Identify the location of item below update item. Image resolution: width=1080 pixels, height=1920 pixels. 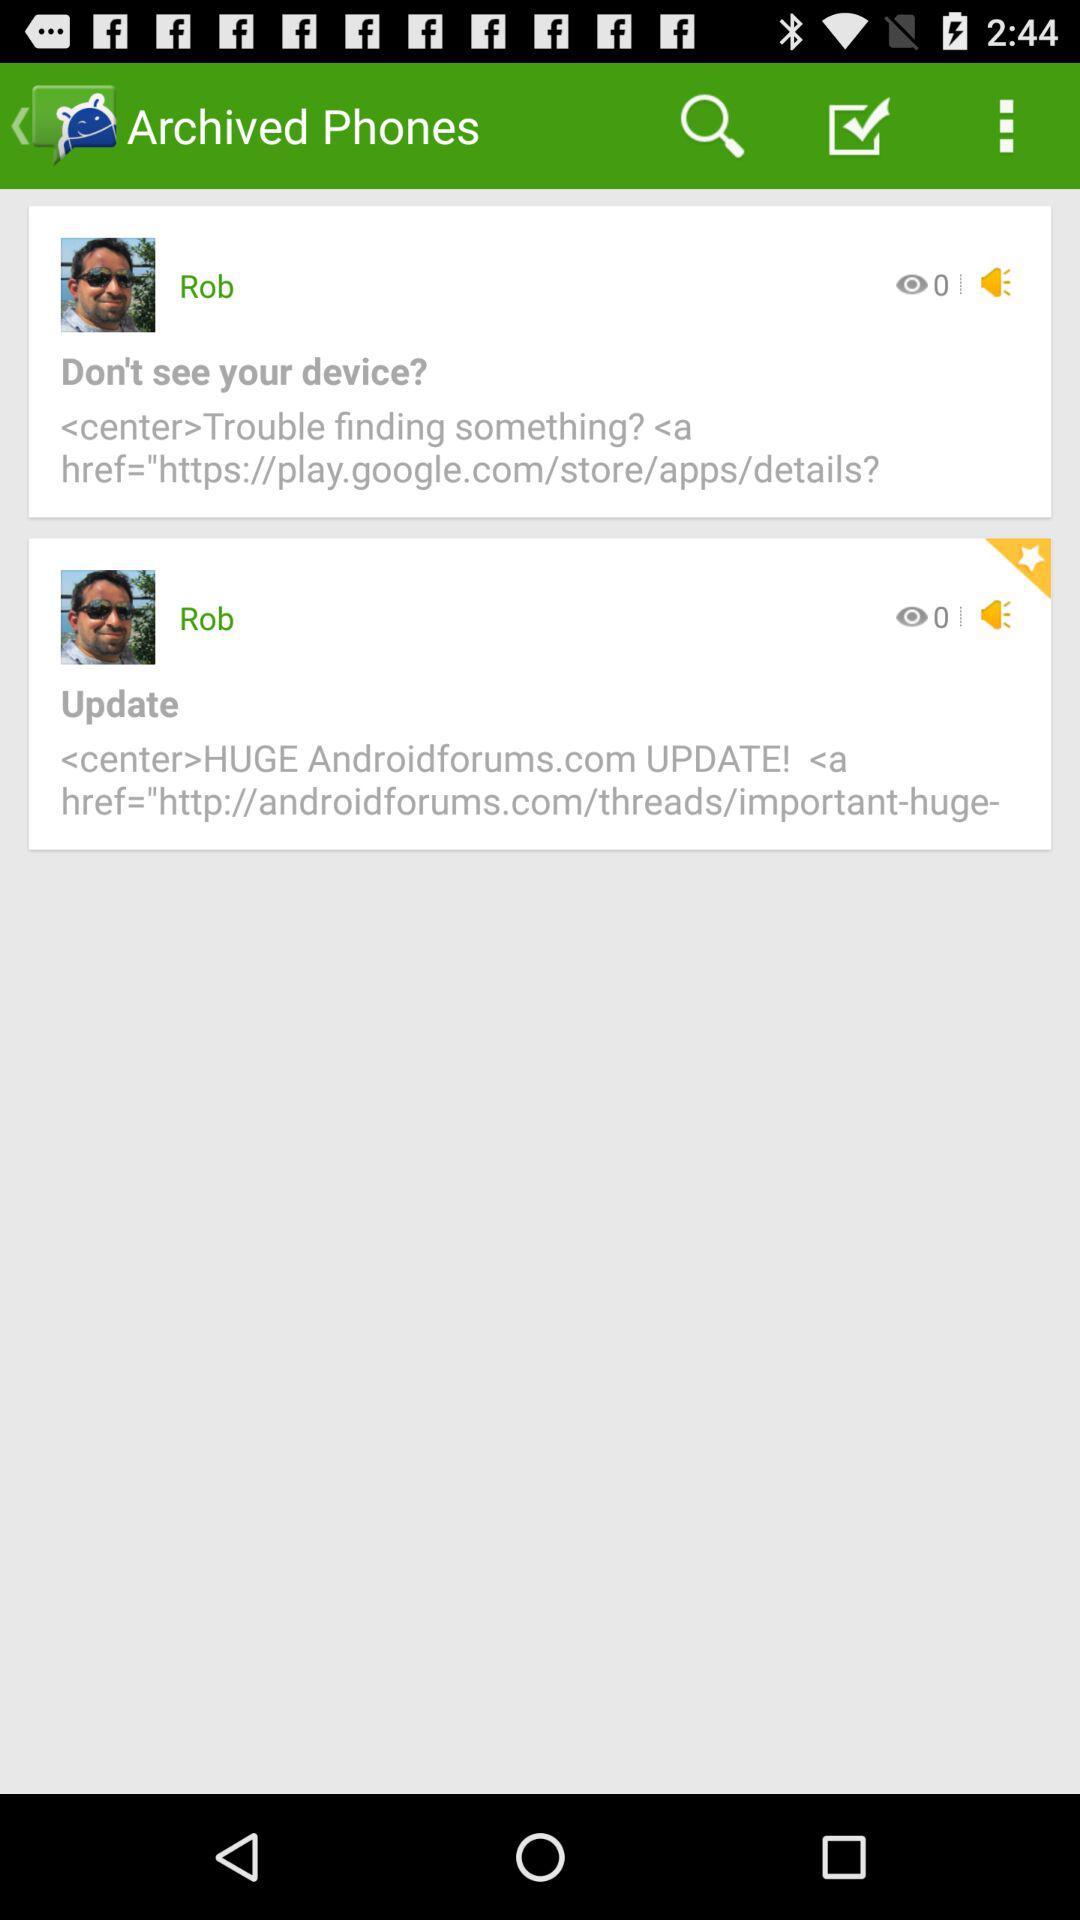
(540, 790).